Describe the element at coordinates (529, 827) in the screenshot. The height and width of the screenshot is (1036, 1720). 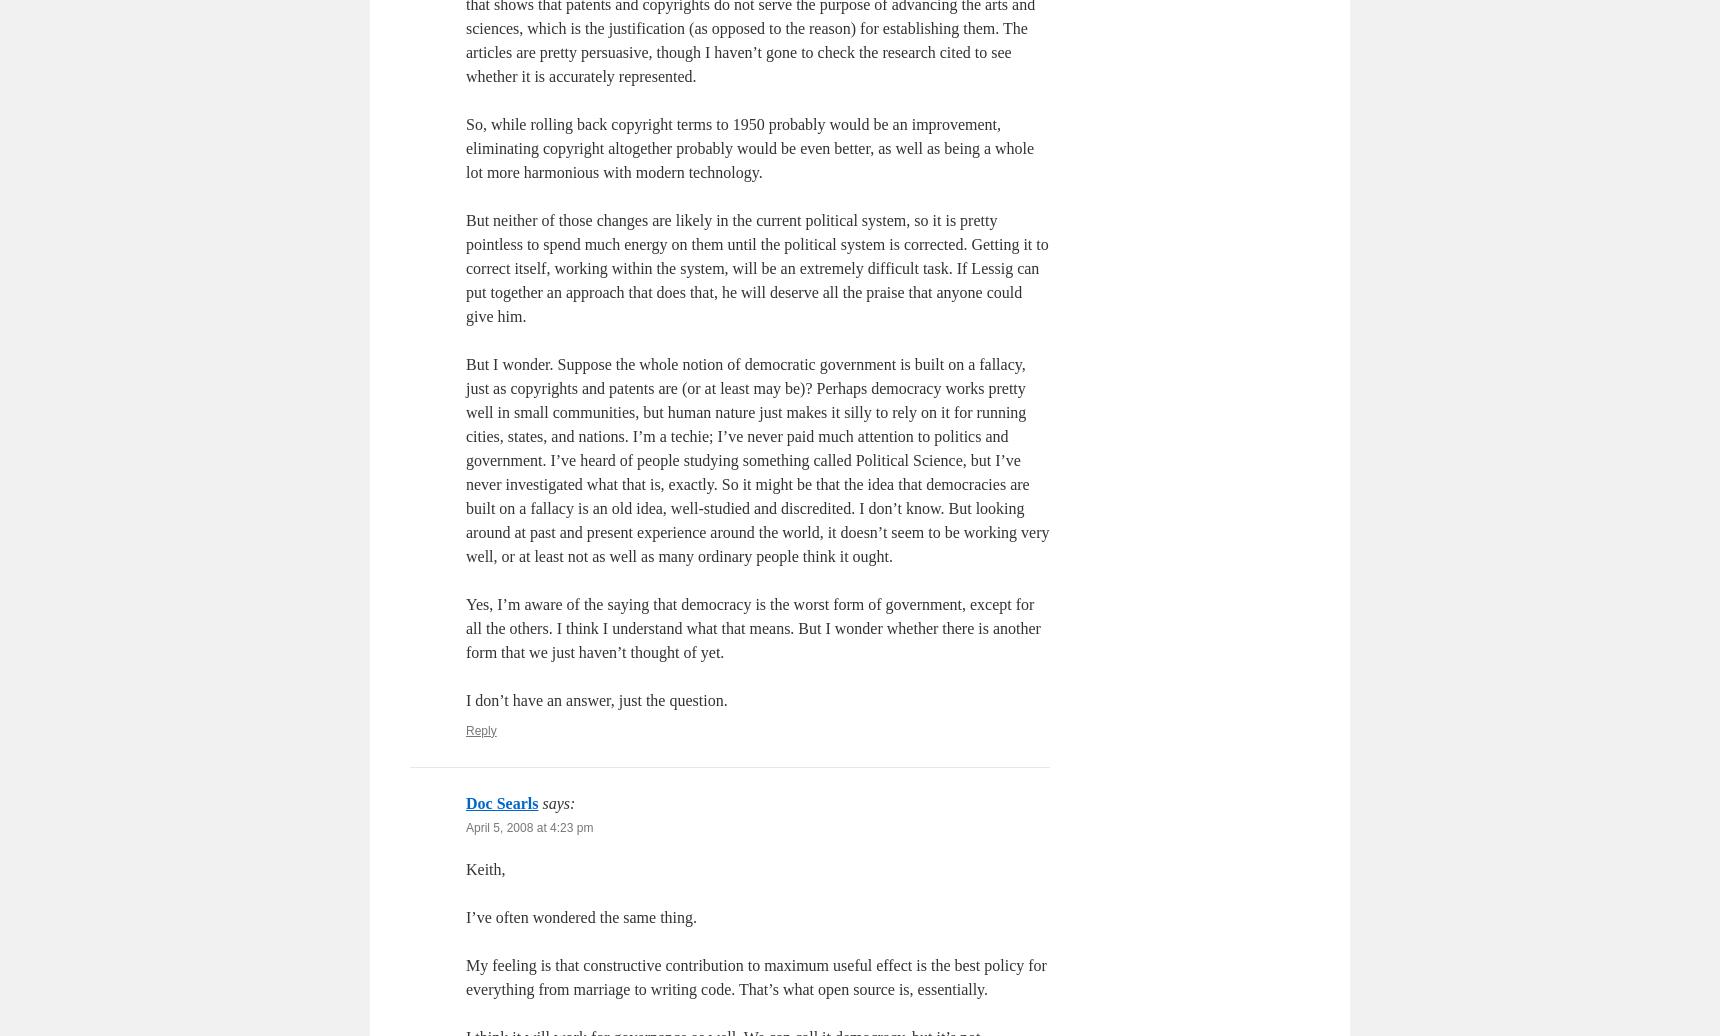
I see `'April 5, 2008 at 4:23 pm'` at that location.